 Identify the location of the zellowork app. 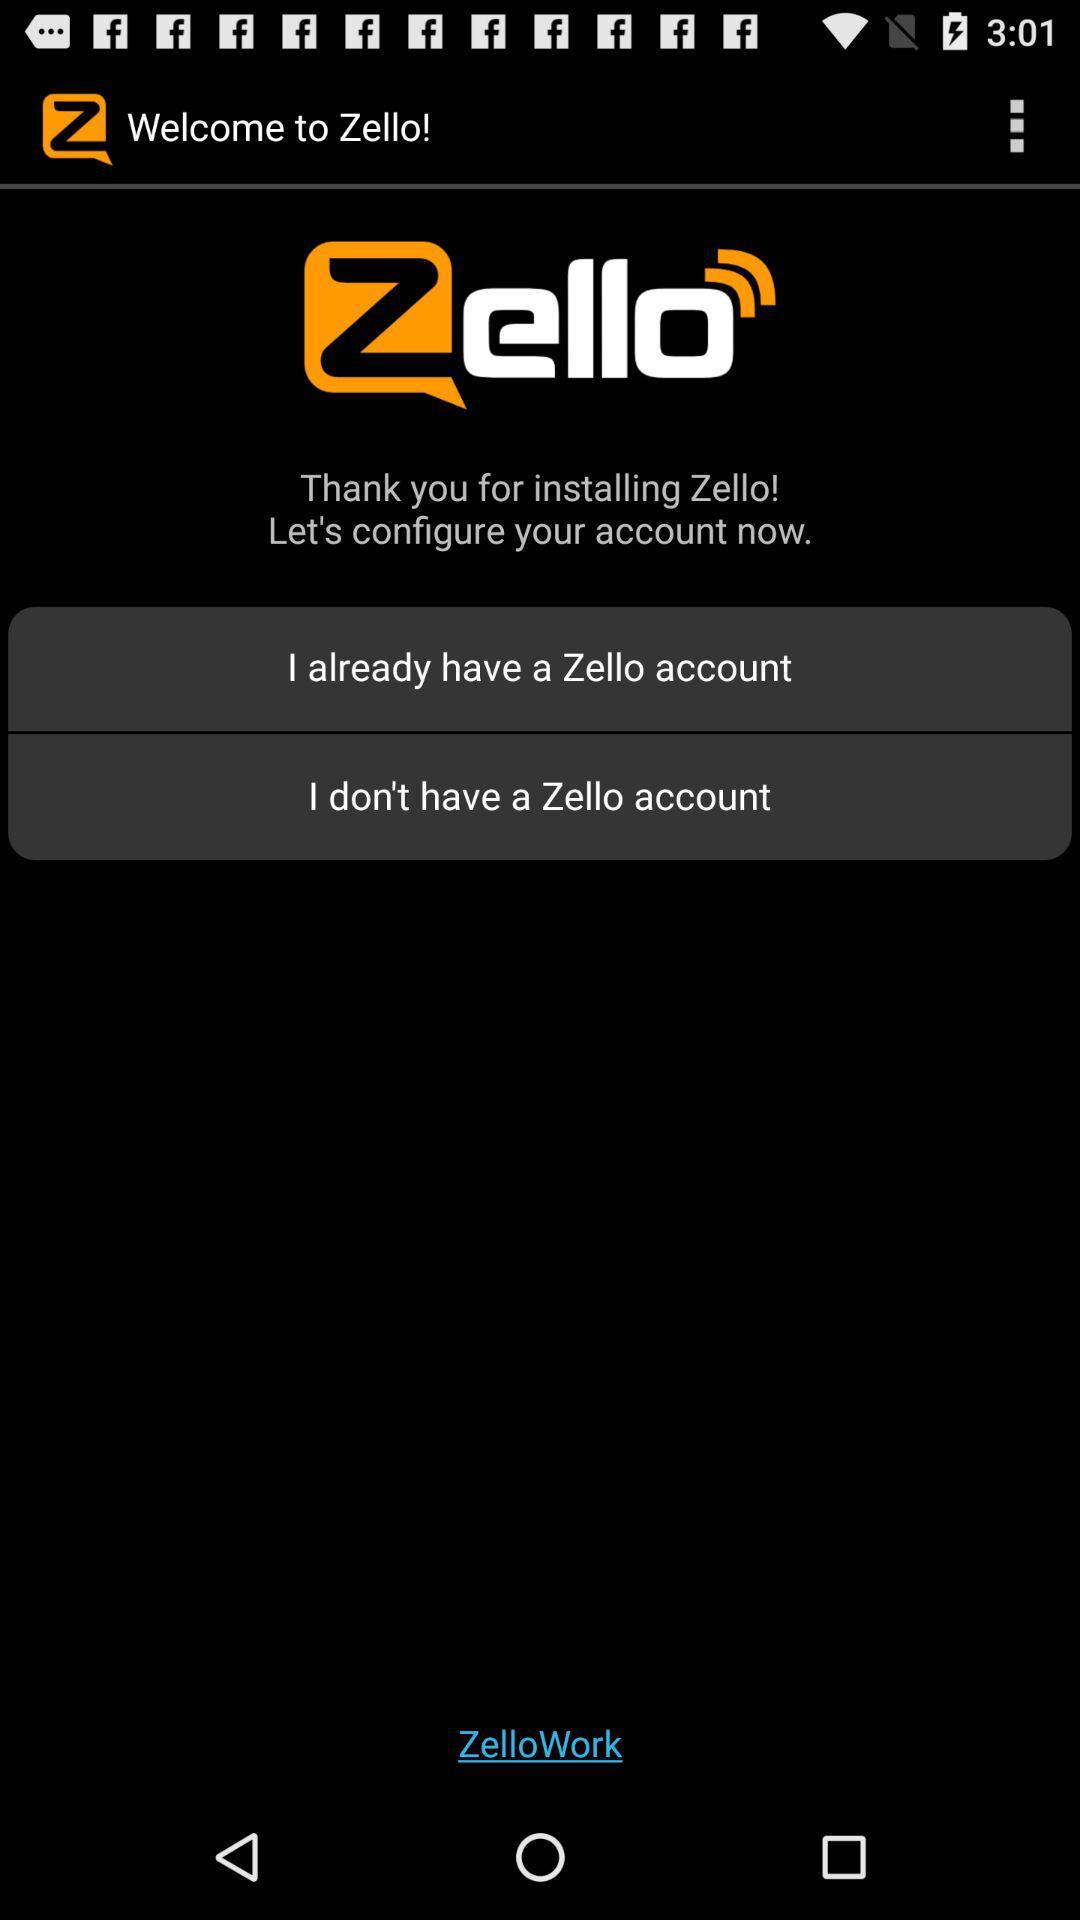
(540, 1741).